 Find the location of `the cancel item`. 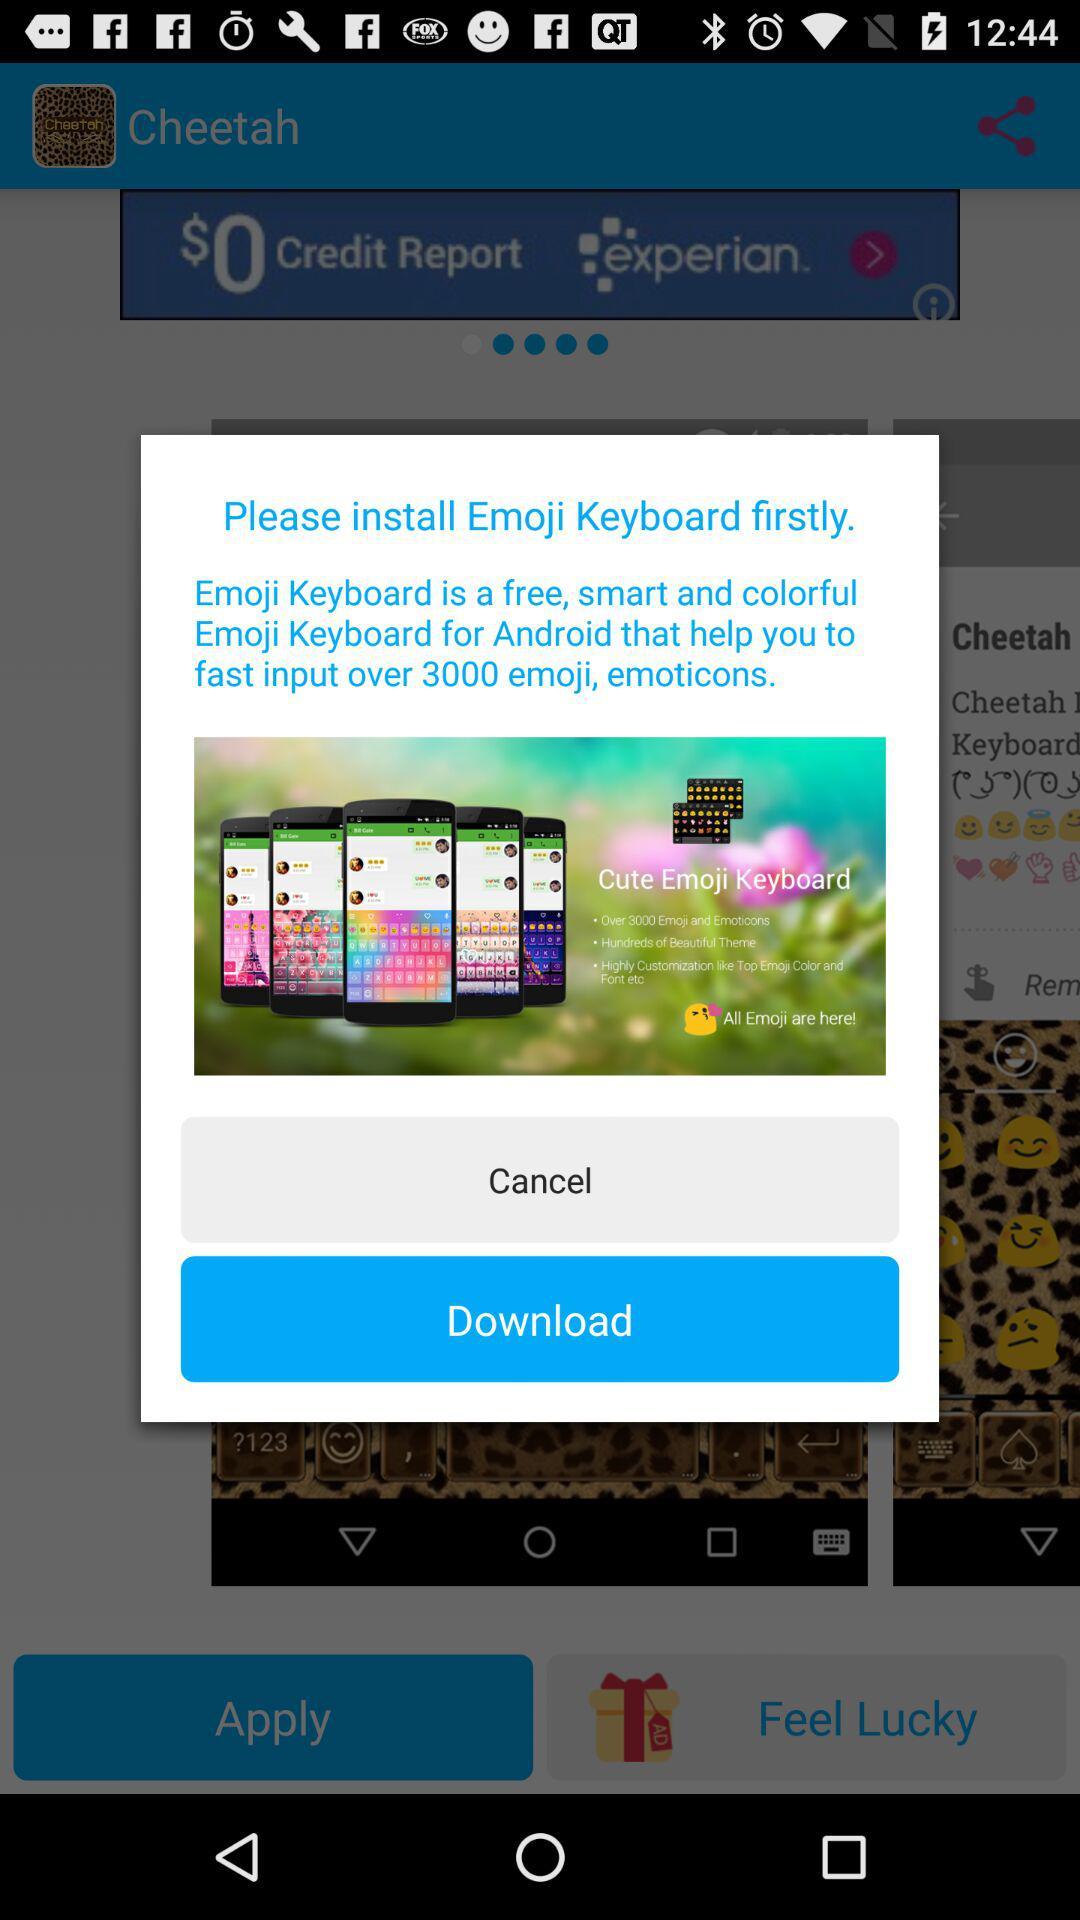

the cancel item is located at coordinates (540, 1179).